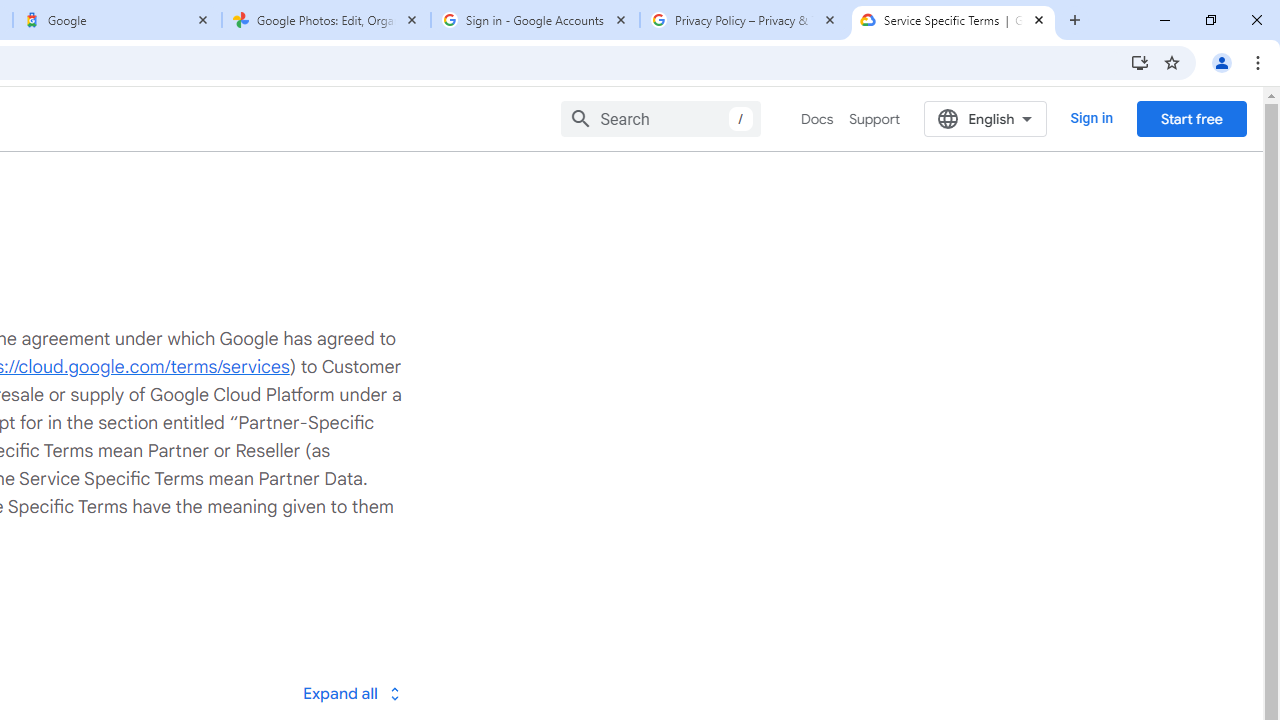 This screenshot has width=1280, height=720. What do you see at coordinates (1209, 20) in the screenshot?
I see `'Restore'` at bounding box center [1209, 20].